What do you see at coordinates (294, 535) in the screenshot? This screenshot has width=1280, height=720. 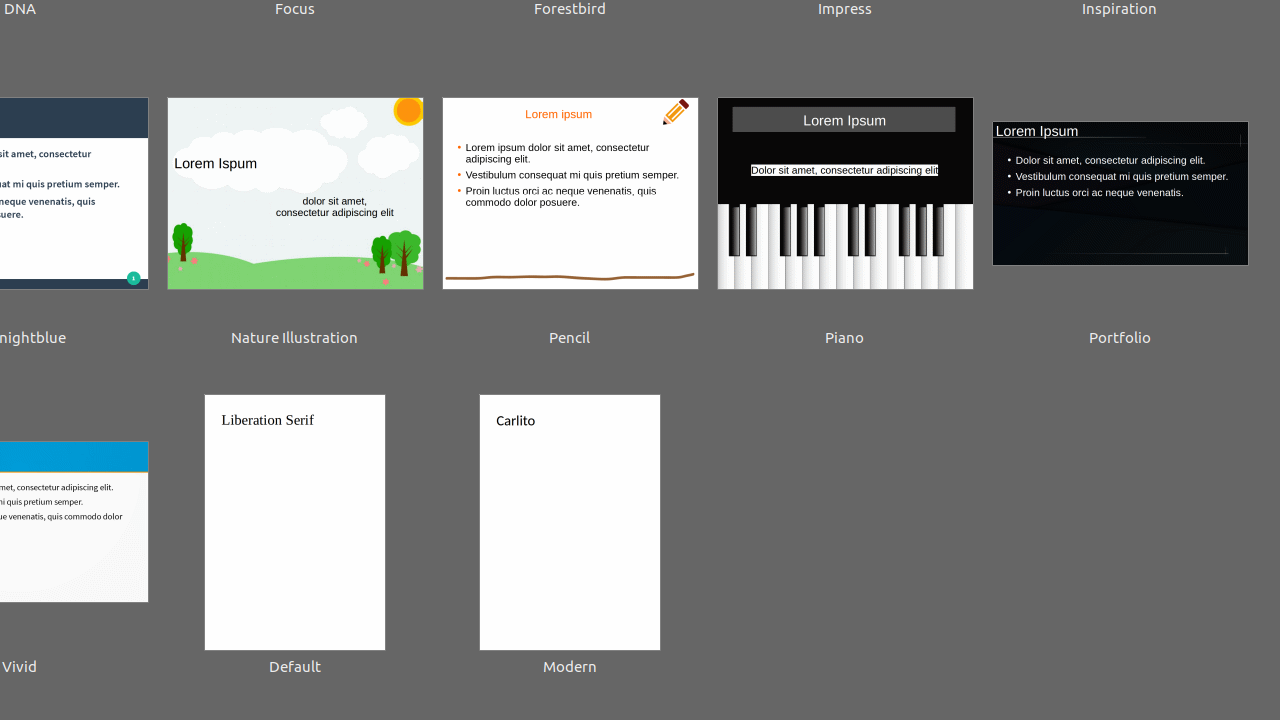 I see `'Default'` at bounding box center [294, 535].